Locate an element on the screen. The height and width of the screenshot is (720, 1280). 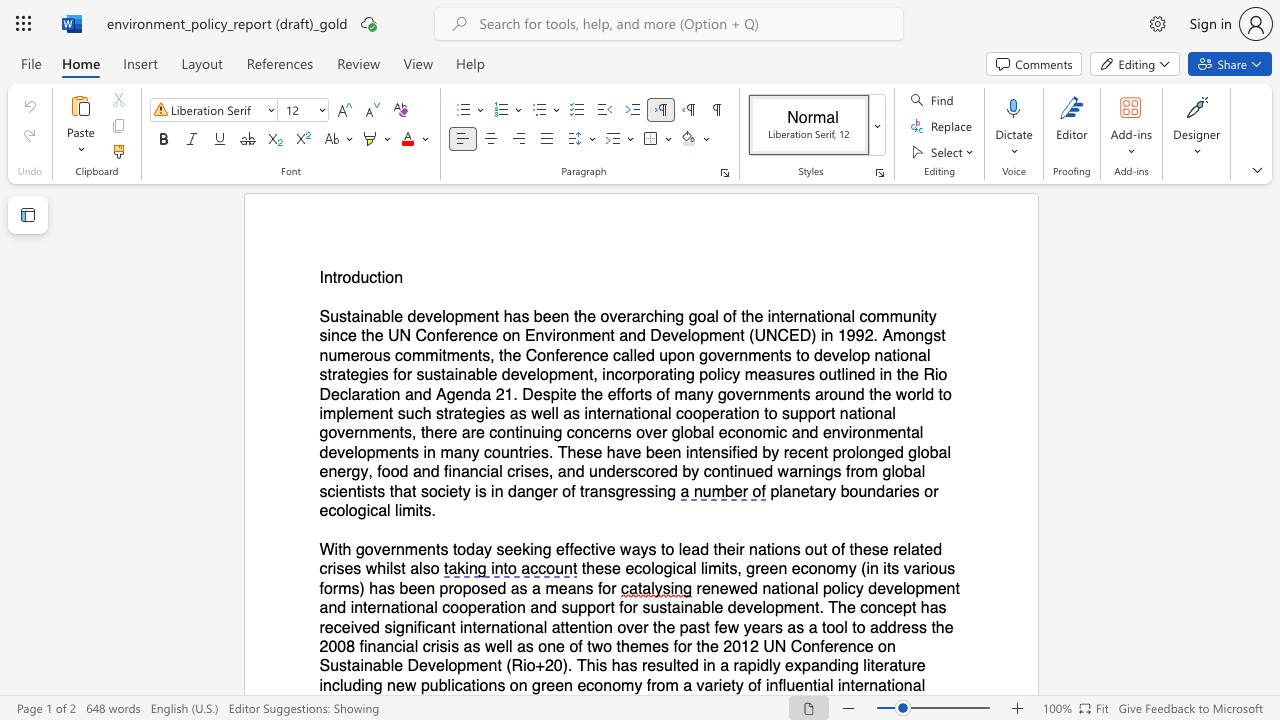
the subset text "s one of two themes for the 2012 UN Conference on Sustainable Development (Rio+20). This has res" within the text "as well as one of two themes for the 2012 UN Conference on Sustainable Development (Rio+20). This has resulted in a rapidly expanding literature including new publications on green economy from a variety of influential international" is located at coordinates (525, 646).